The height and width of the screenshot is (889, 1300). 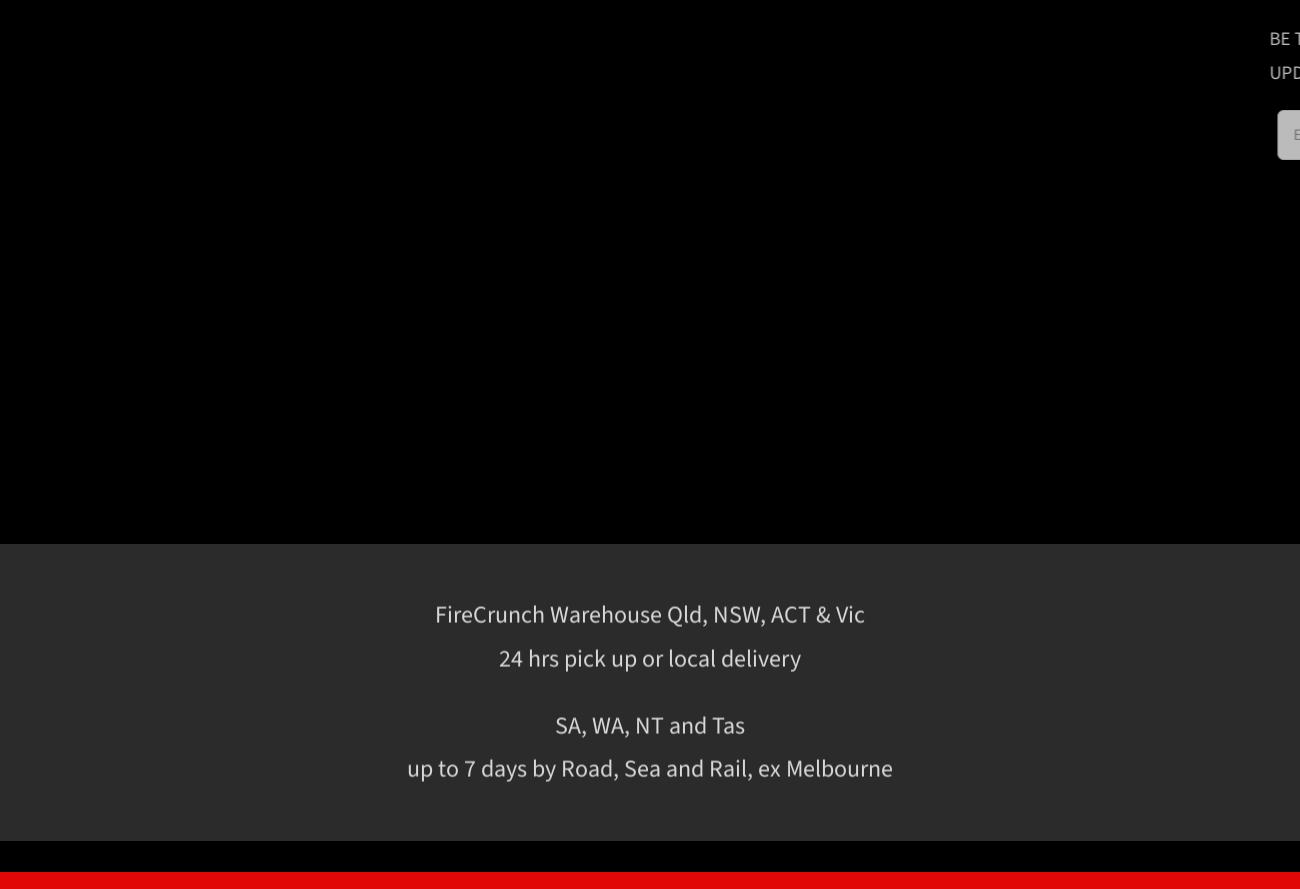 I want to click on 'BE THE FIRST TO GET THE LATEST NEWS & UPDATES', so click(x=1032, y=55).